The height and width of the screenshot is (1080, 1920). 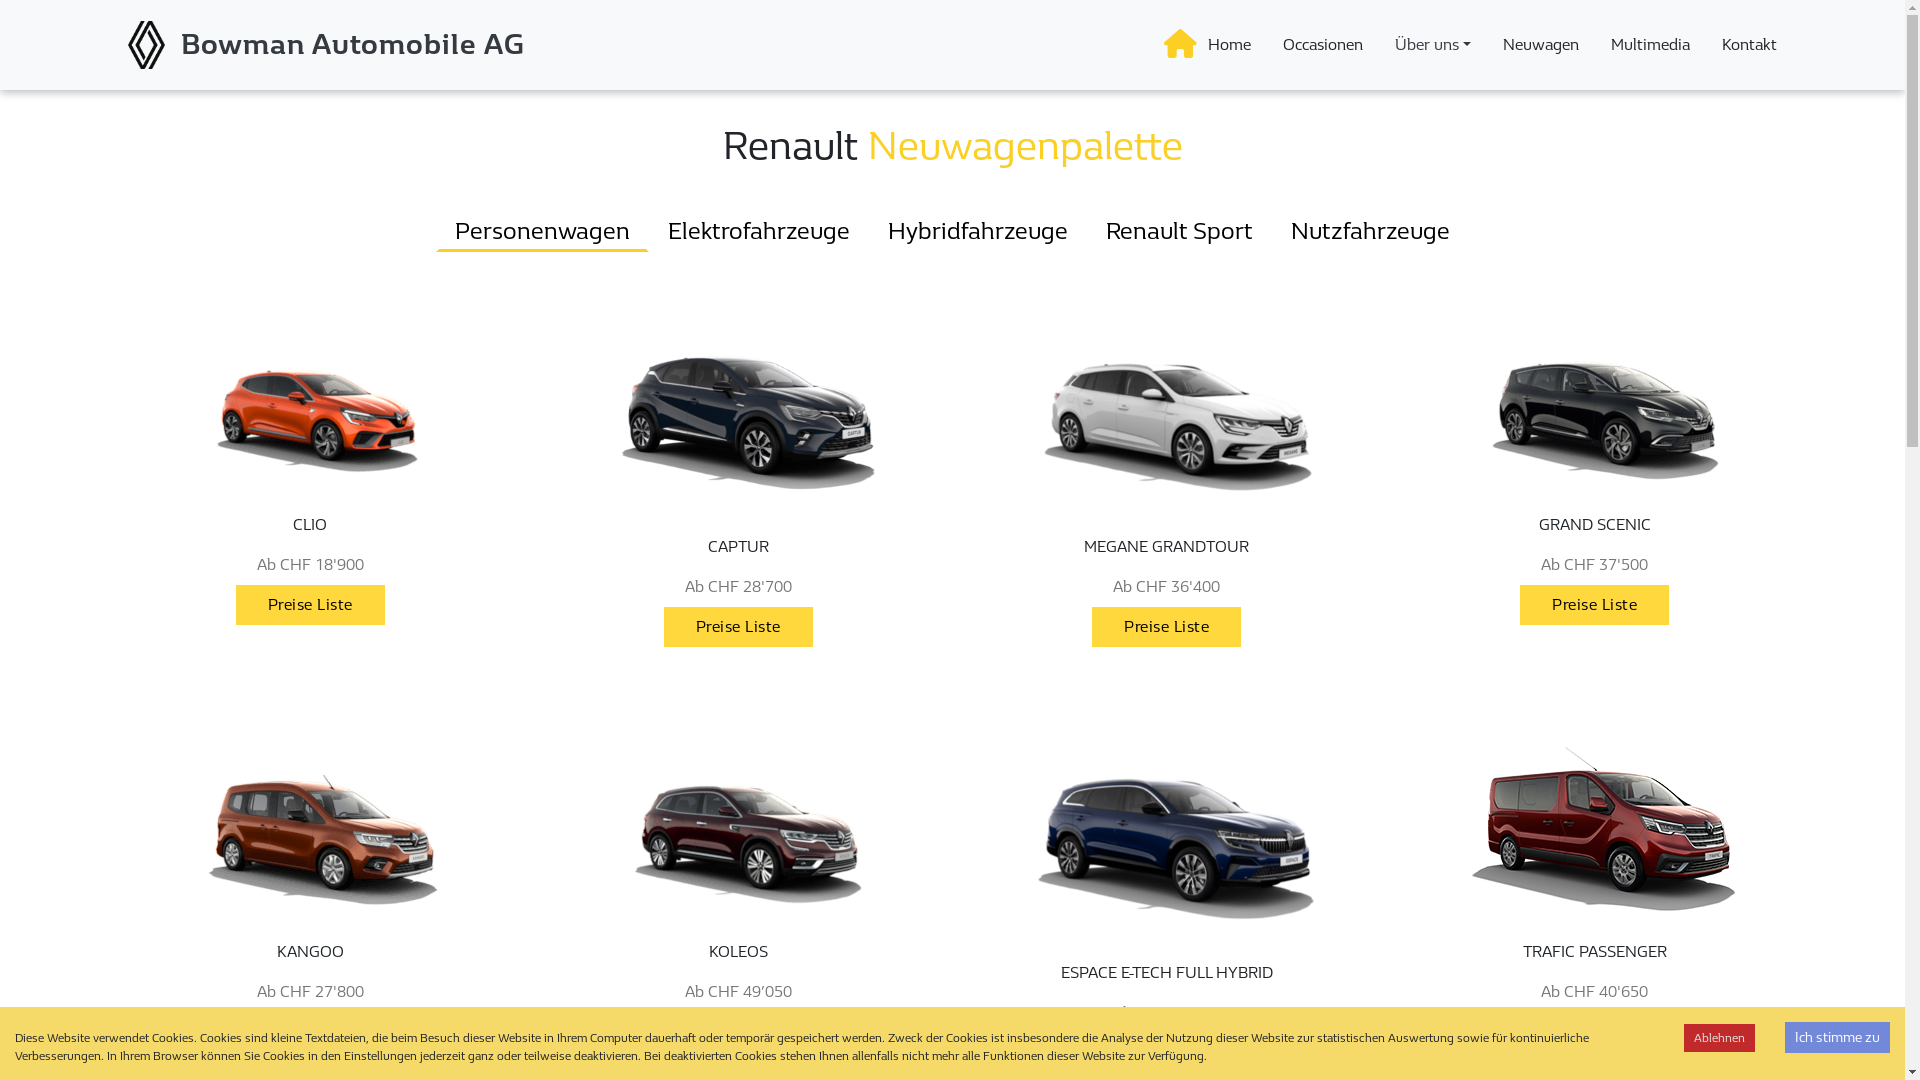 I want to click on 'Preise Liste', so click(x=309, y=1032).